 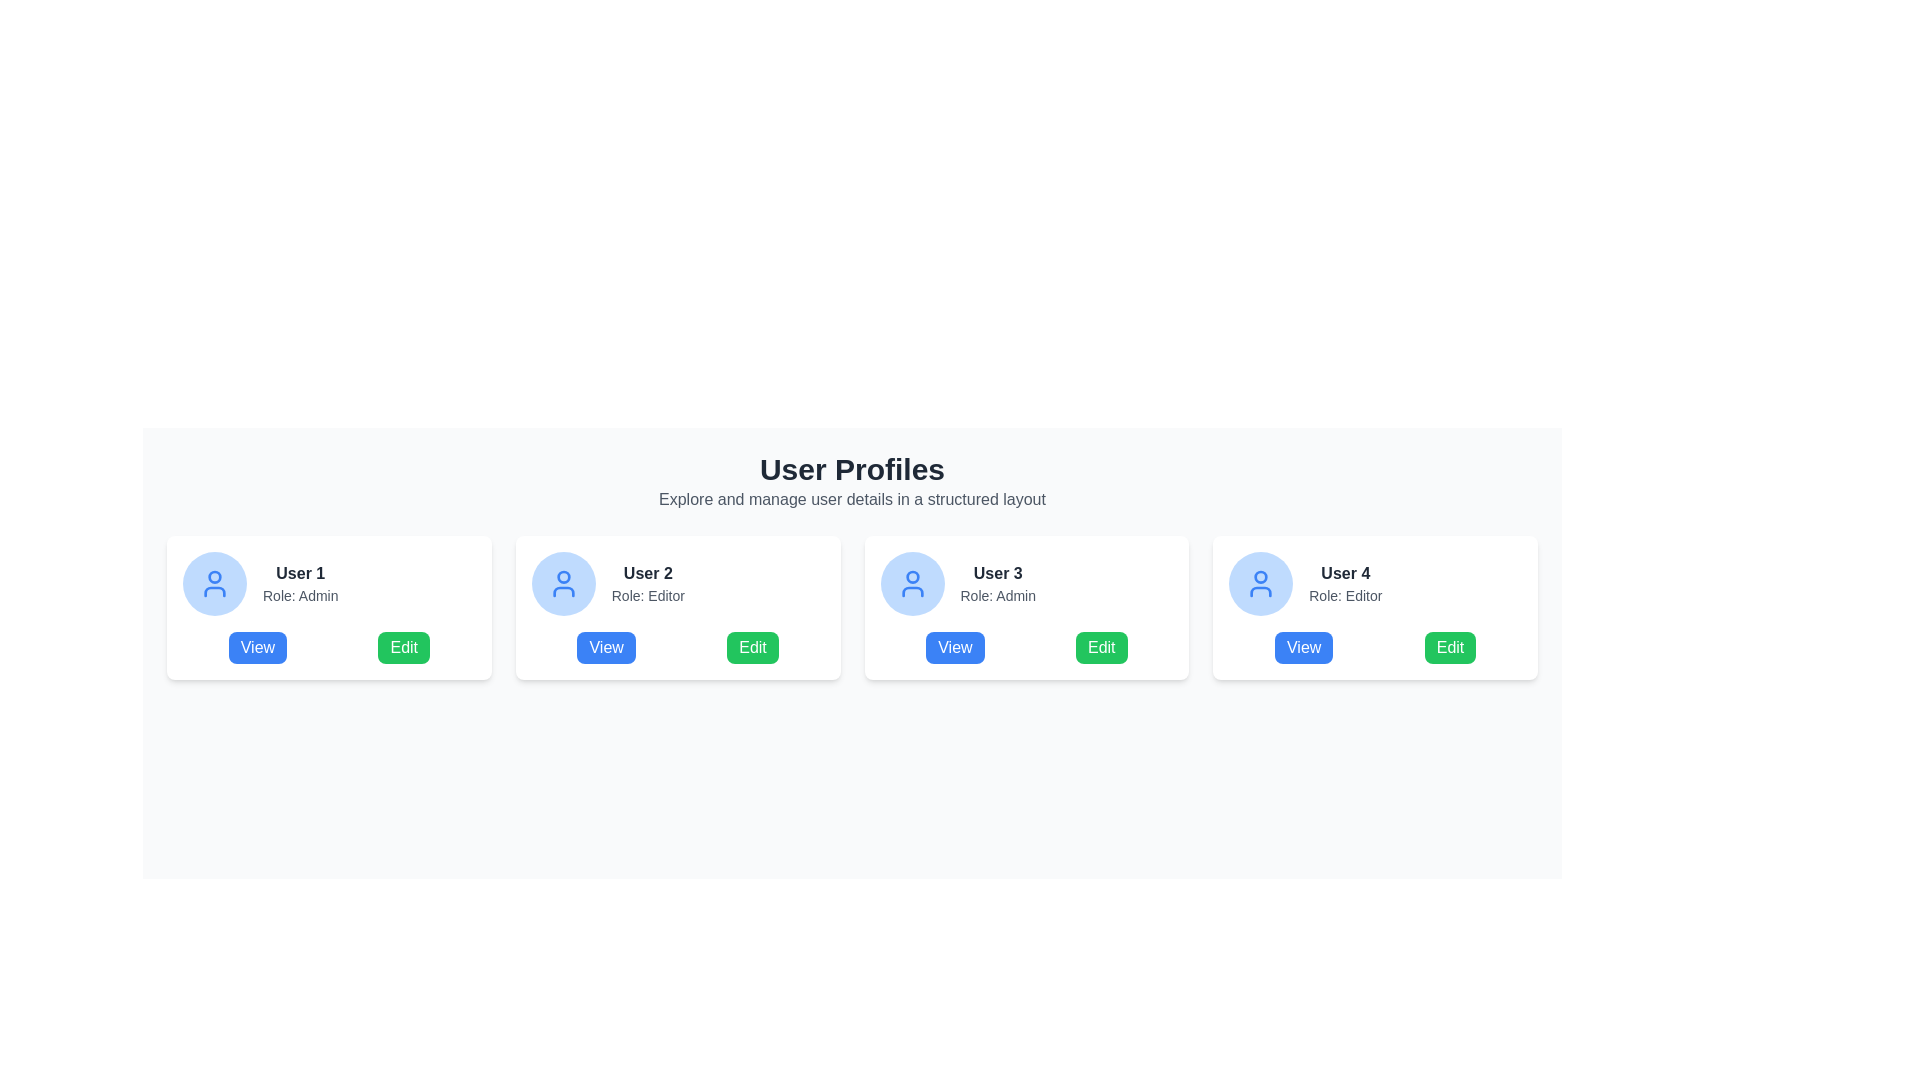 What do you see at coordinates (215, 583) in the screenshot?
I see `the user profile icon representing 'User 1', located at the center top of their user card` at bounding box center [215, 583].